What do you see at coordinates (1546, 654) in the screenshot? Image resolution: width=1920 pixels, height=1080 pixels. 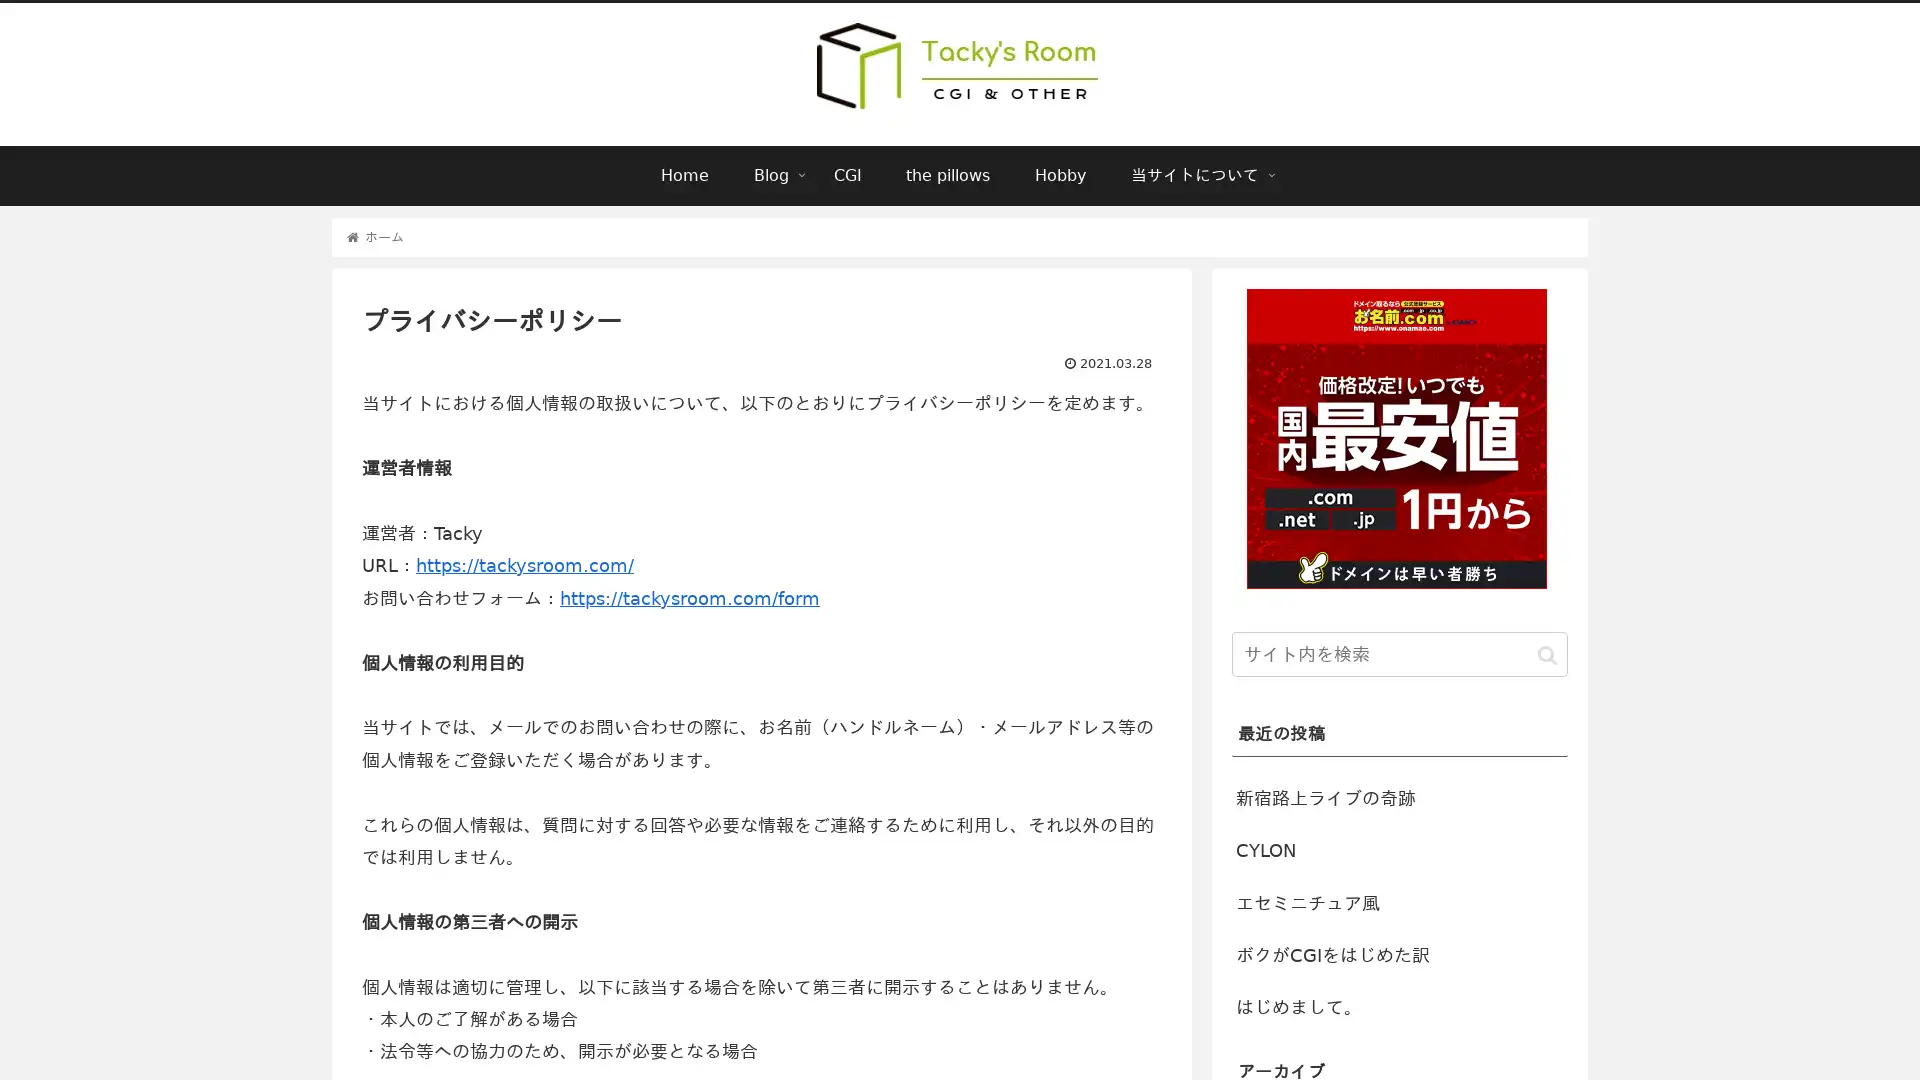 I see `button` at bounding box center [1546, 654].